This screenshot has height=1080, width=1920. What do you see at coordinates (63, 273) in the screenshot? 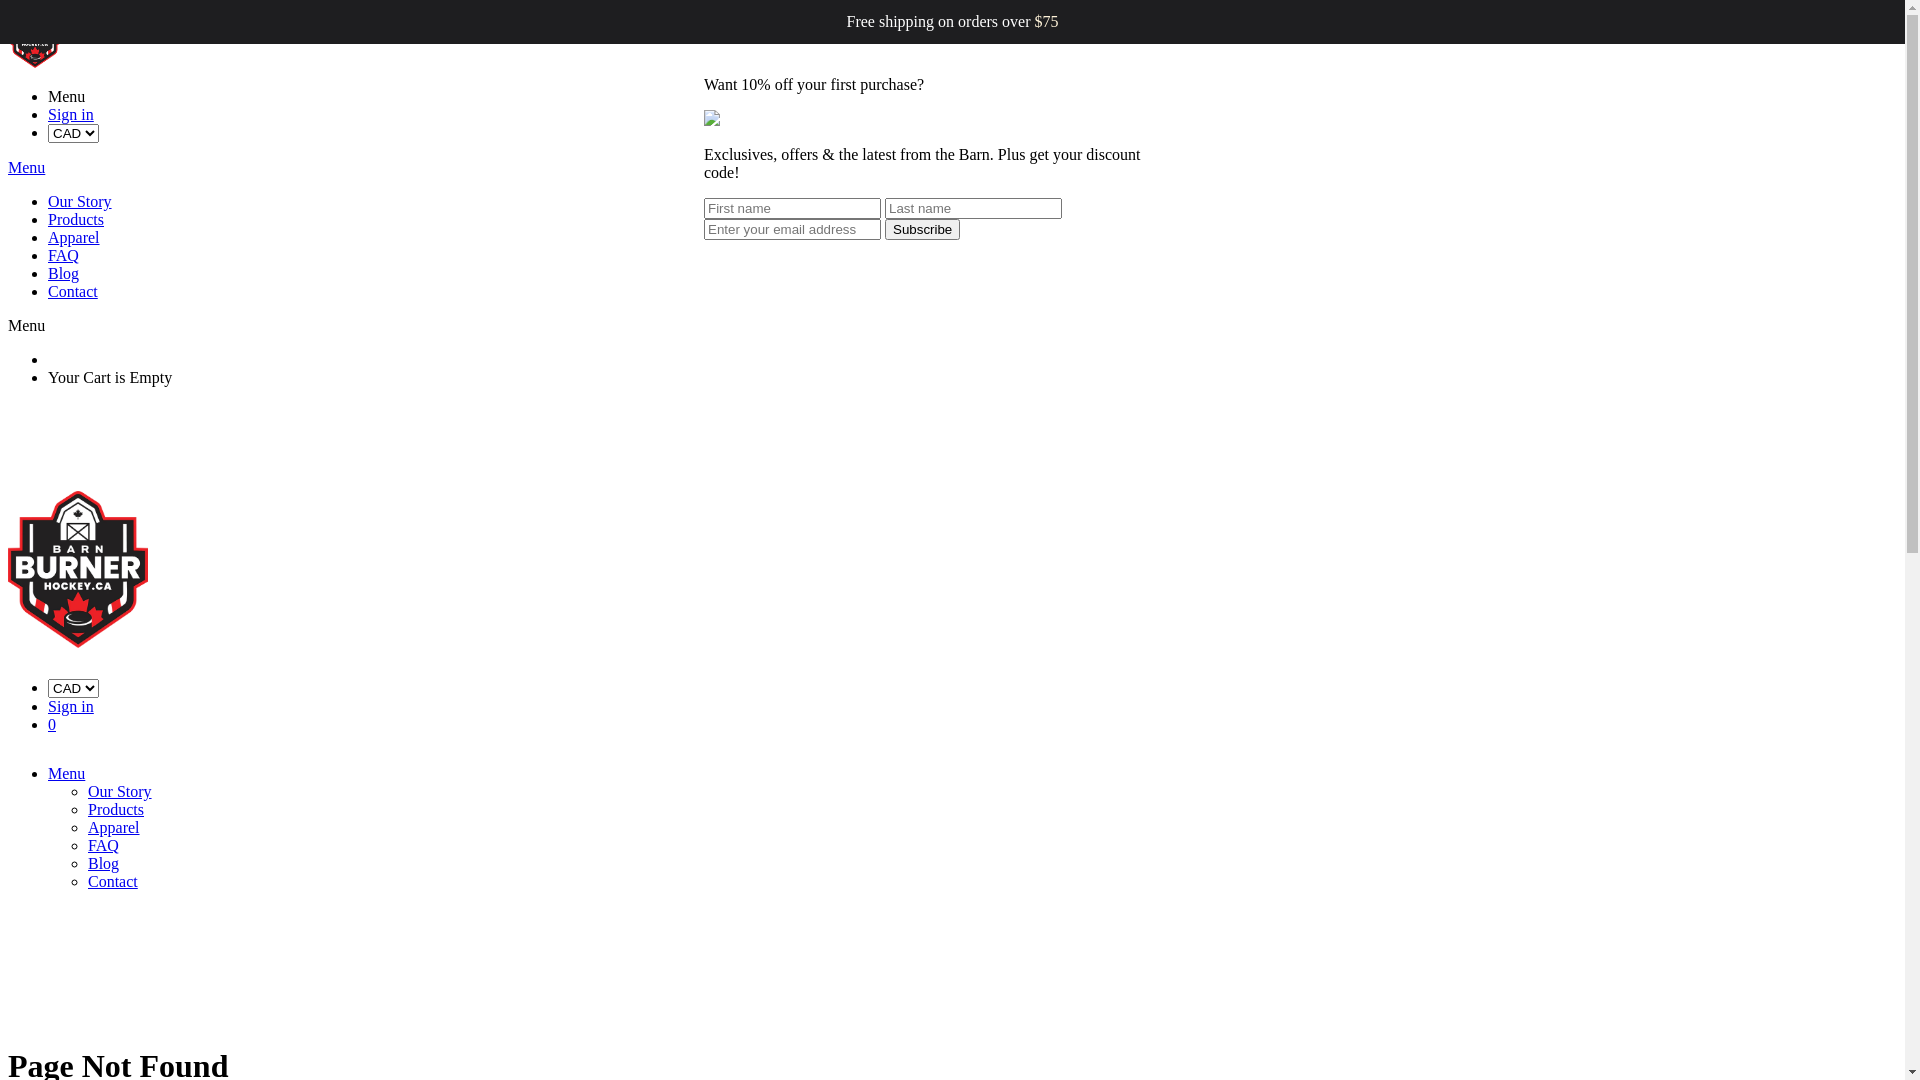
I see `'Blog'` at bounding box center [63, 273].